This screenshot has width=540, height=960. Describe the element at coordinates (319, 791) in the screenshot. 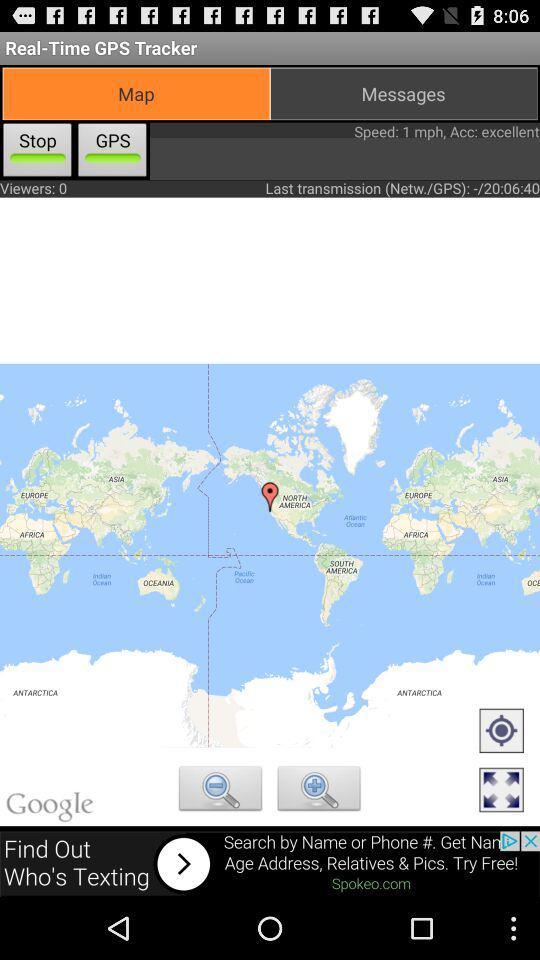

I see `location zoom` at that location.